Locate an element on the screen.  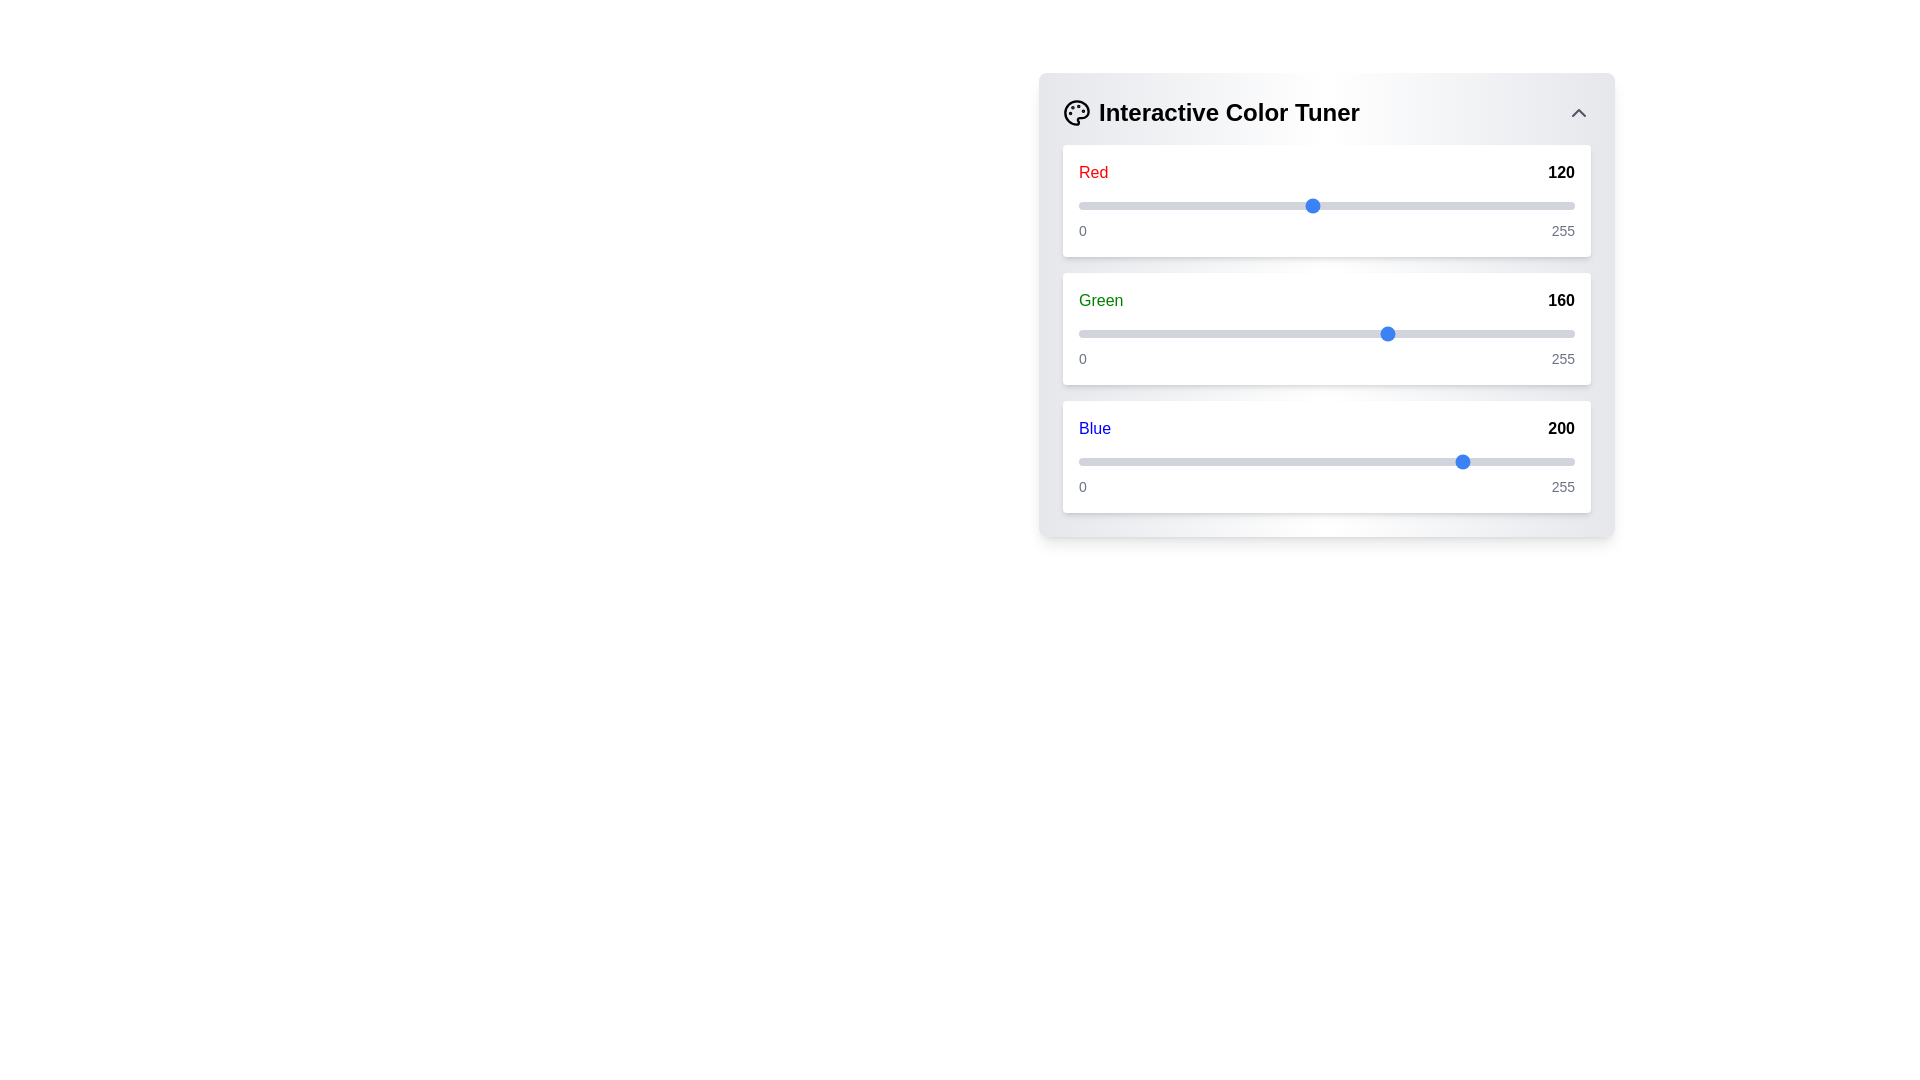
the Blue slider value is located at coordinates (1143, 462).